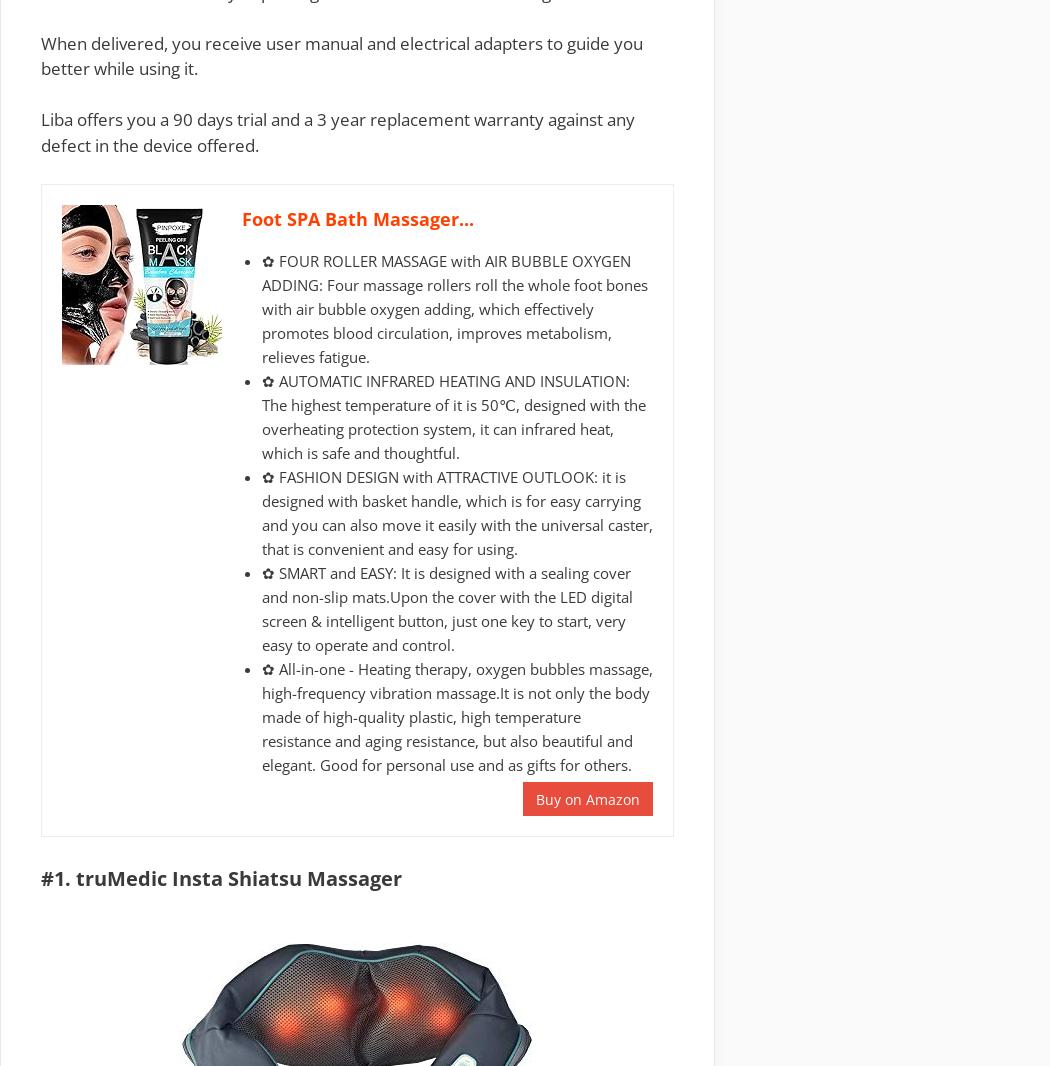 The height and width of the screenshot is (1066, 1050). I want to click on '✿ FOUR ROLLER MASSAGE with AIR BUBBLE OXYGEN ADDING: Four massage rollers roll the whole foot bones with air bubble oxygen adding, which effectively promotes blood circulation, improves metabolism, relieves fatigue.', so click(454, 307).